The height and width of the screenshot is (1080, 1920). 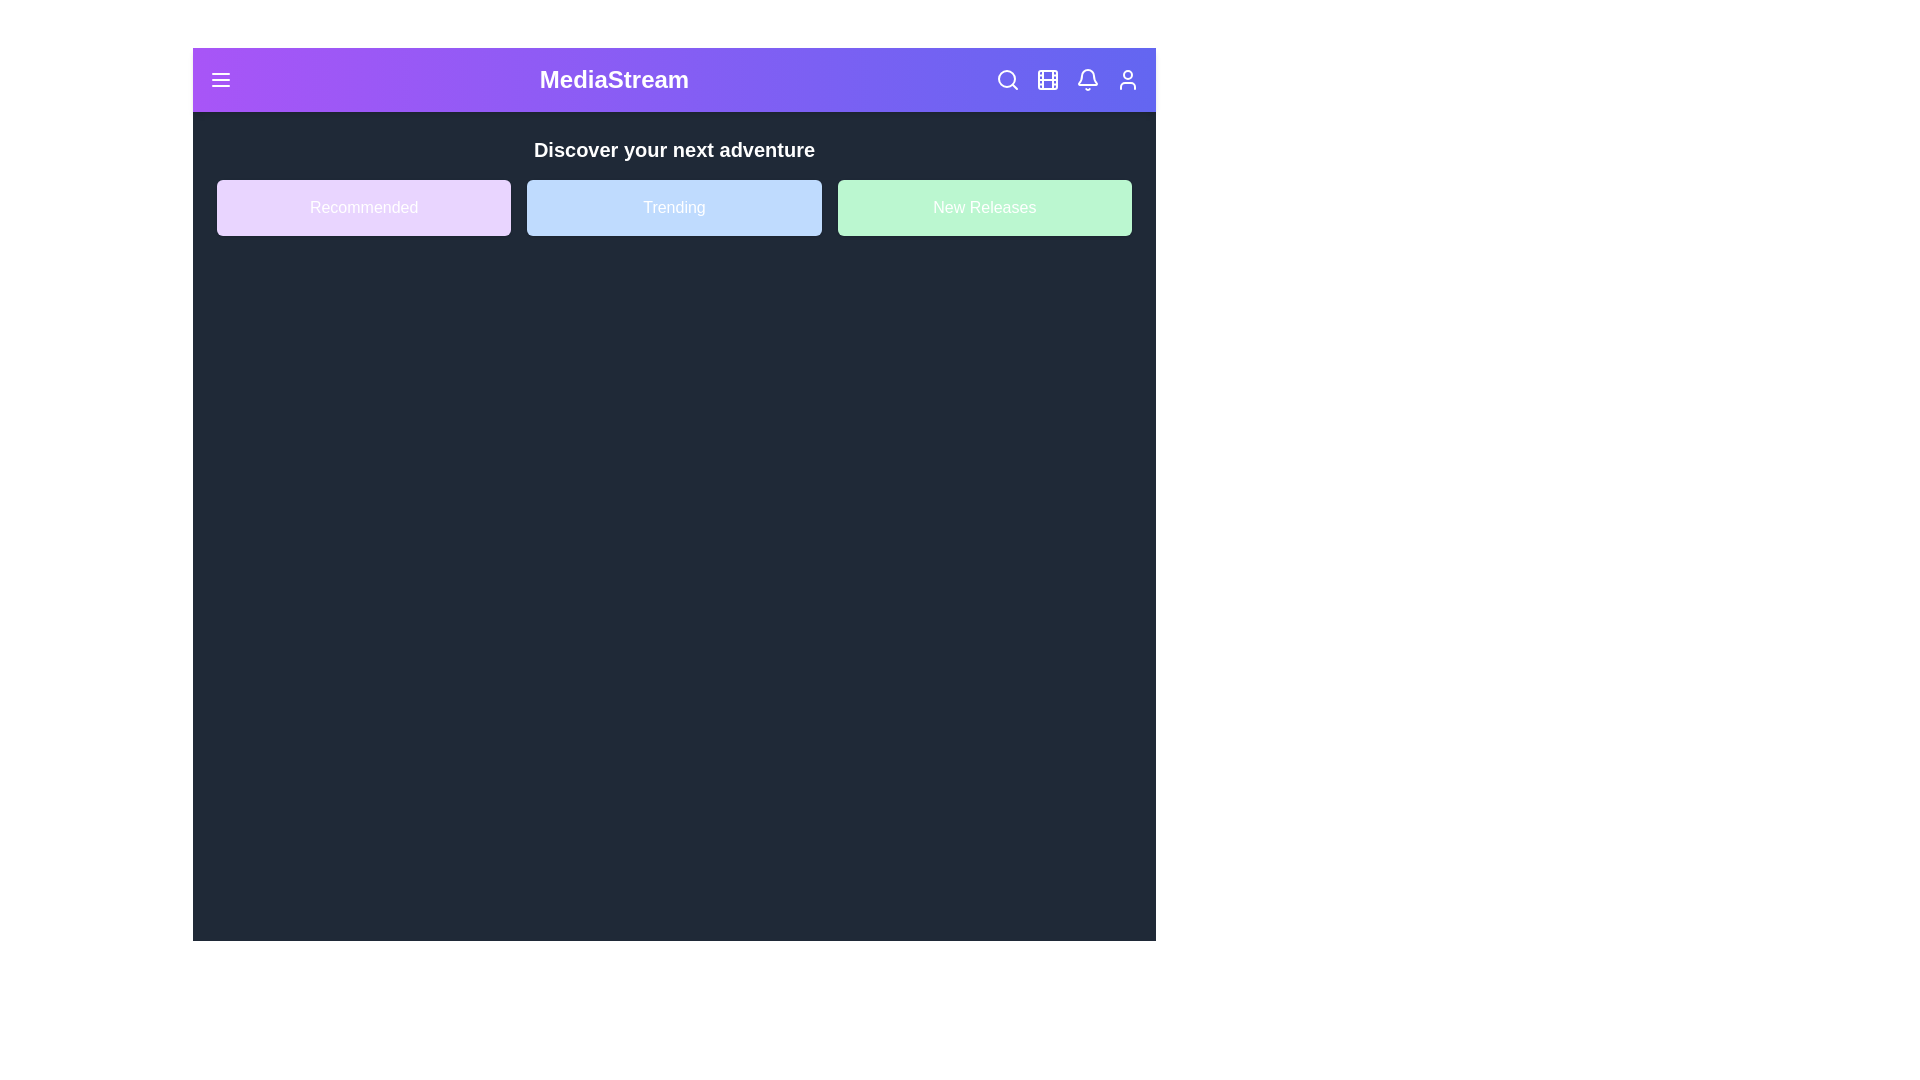 I want to click on the New Releases button to view its content, so click(x=983, y=208).